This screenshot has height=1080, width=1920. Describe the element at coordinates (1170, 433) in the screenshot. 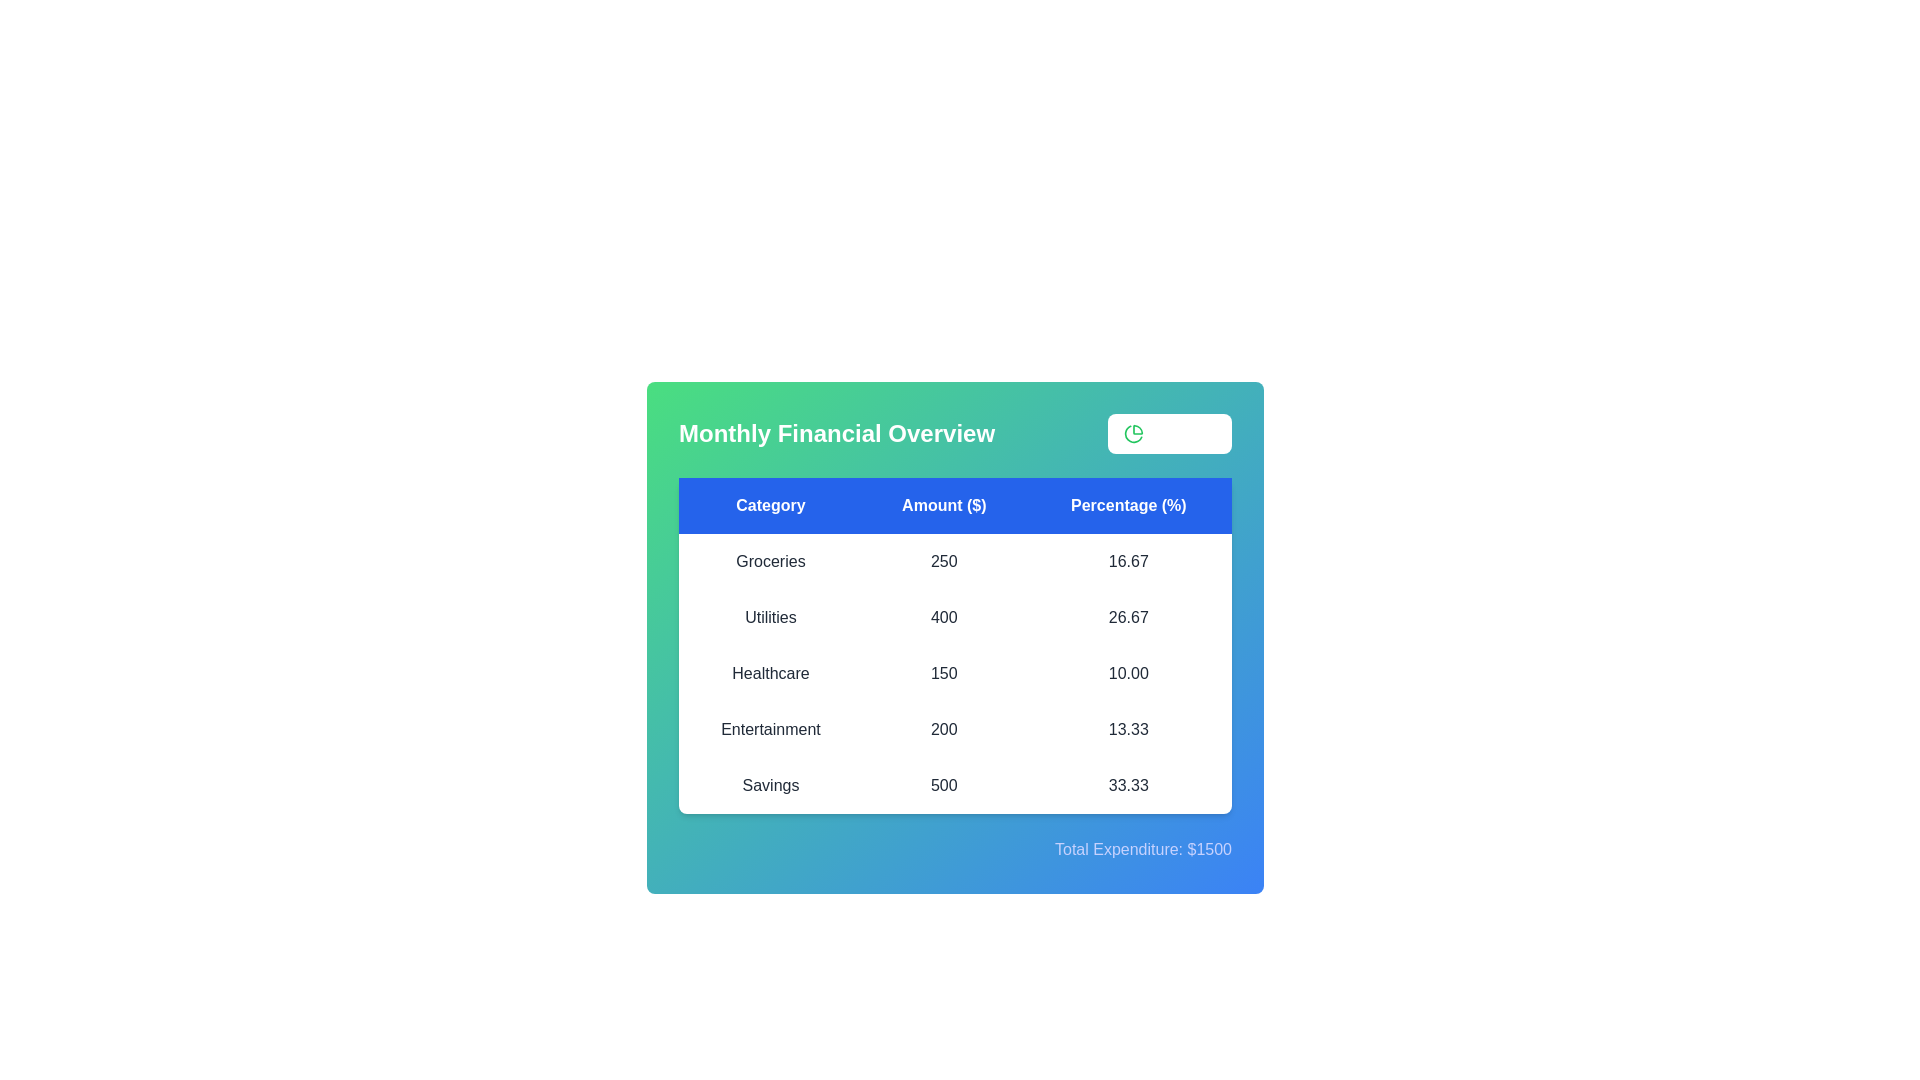

I see `the 'Visualize' button to trigger the visualization action` at that location.